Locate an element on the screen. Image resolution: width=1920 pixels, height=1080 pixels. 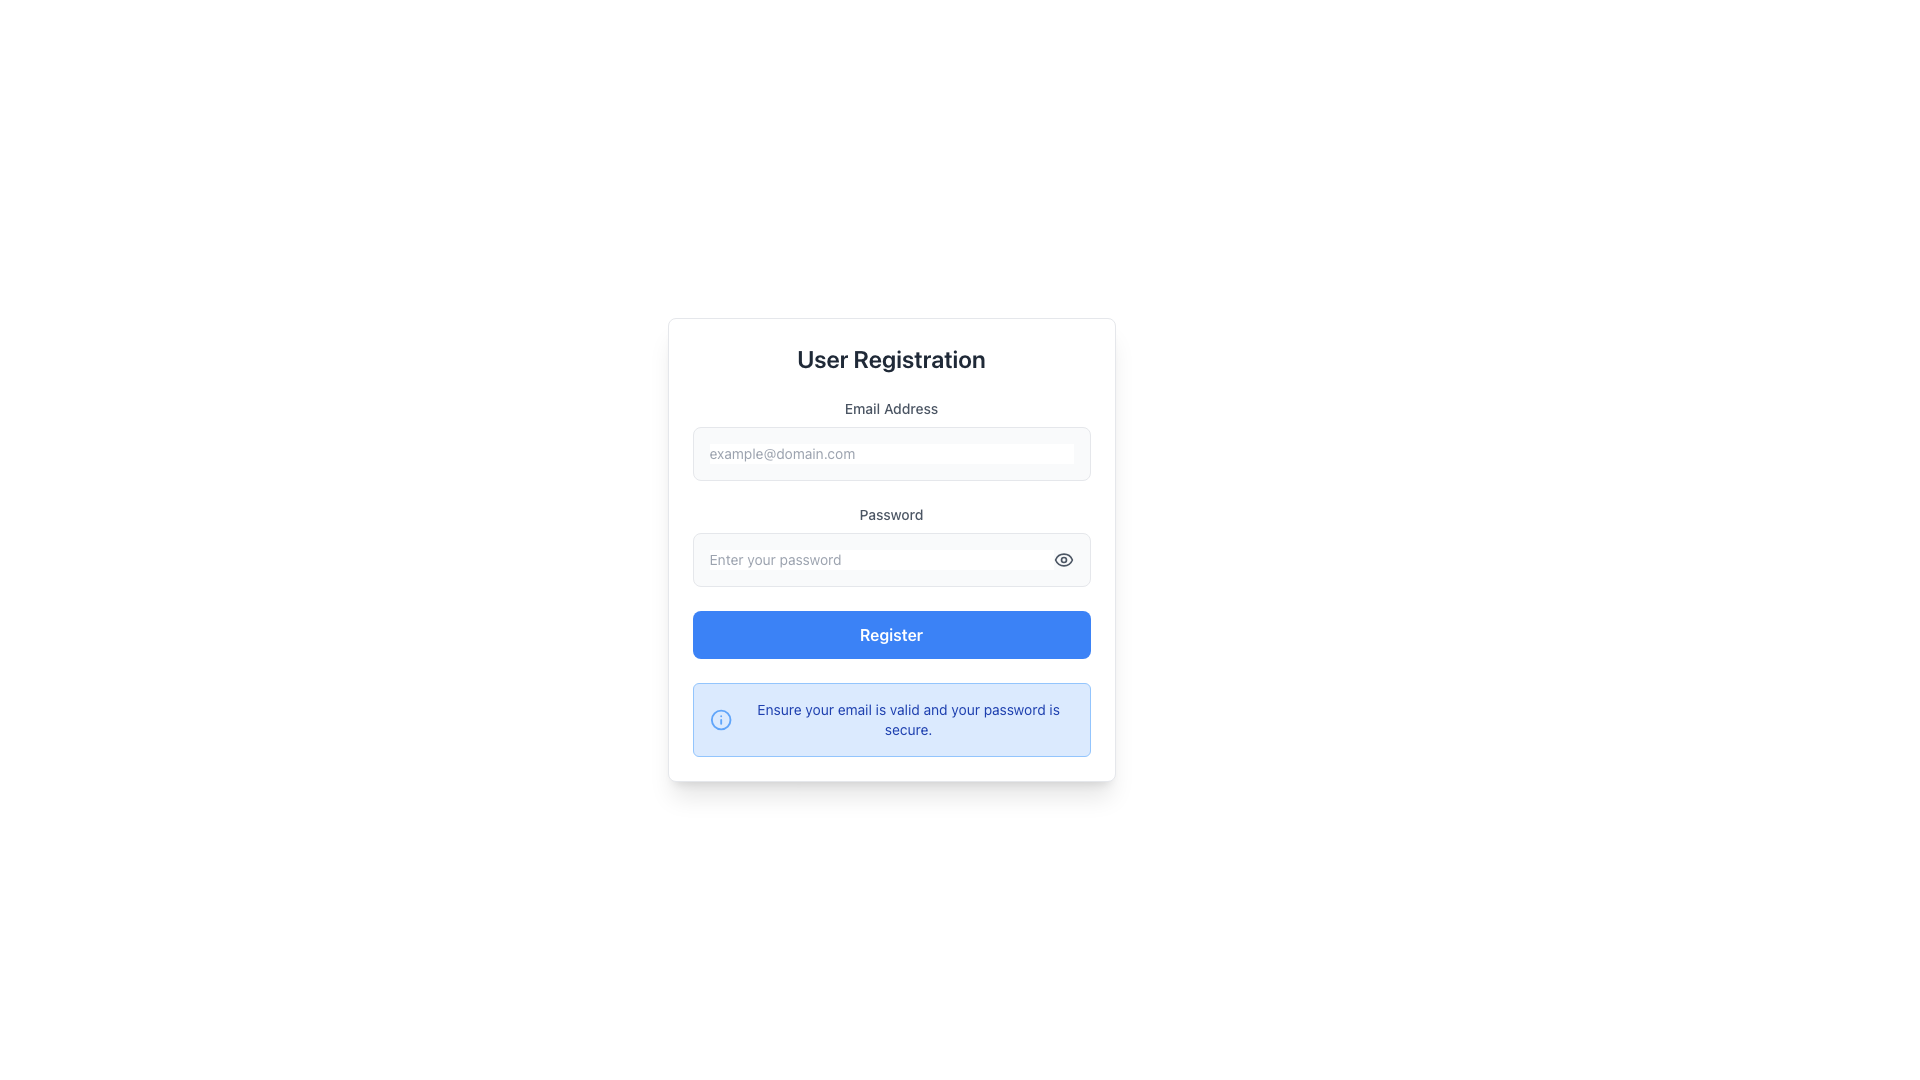
the static text label displaying 'Email Address', which is positioned above the email input field in the form layout is located at coordinates (890, 407).